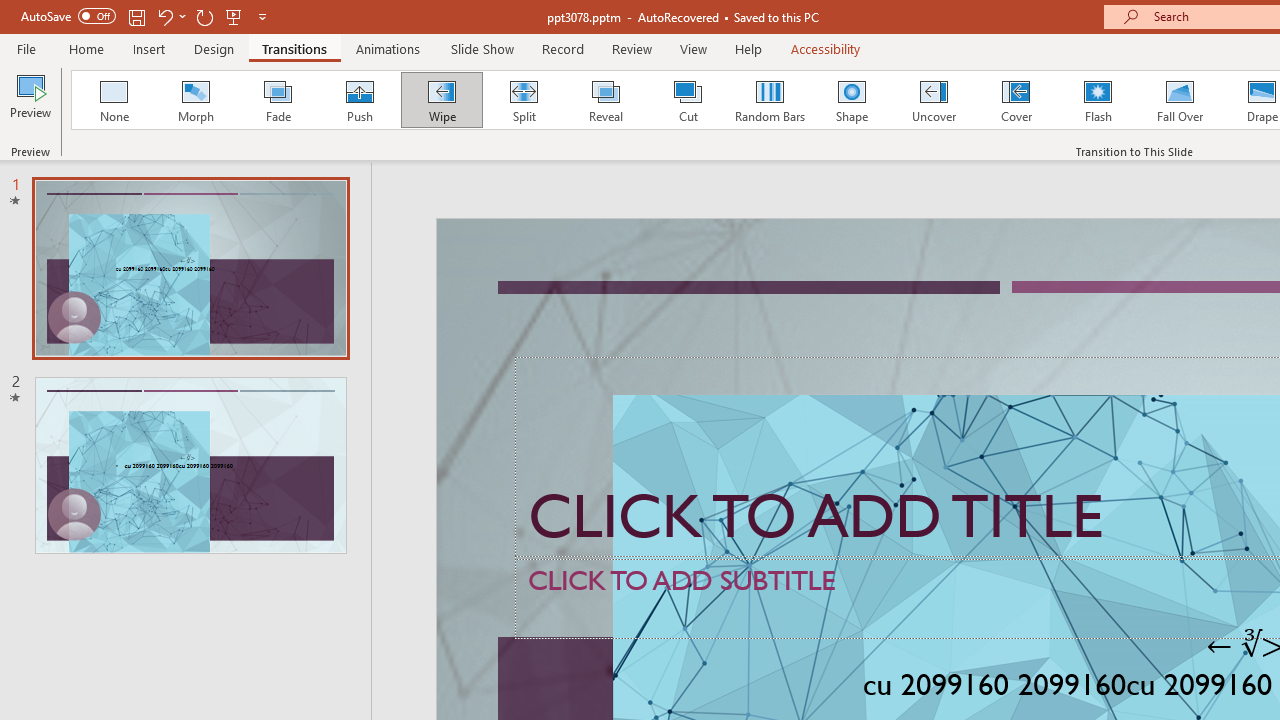 This screenshot has height=720, width=1280. I want to click on 'Random Bars', so click(769, 100).